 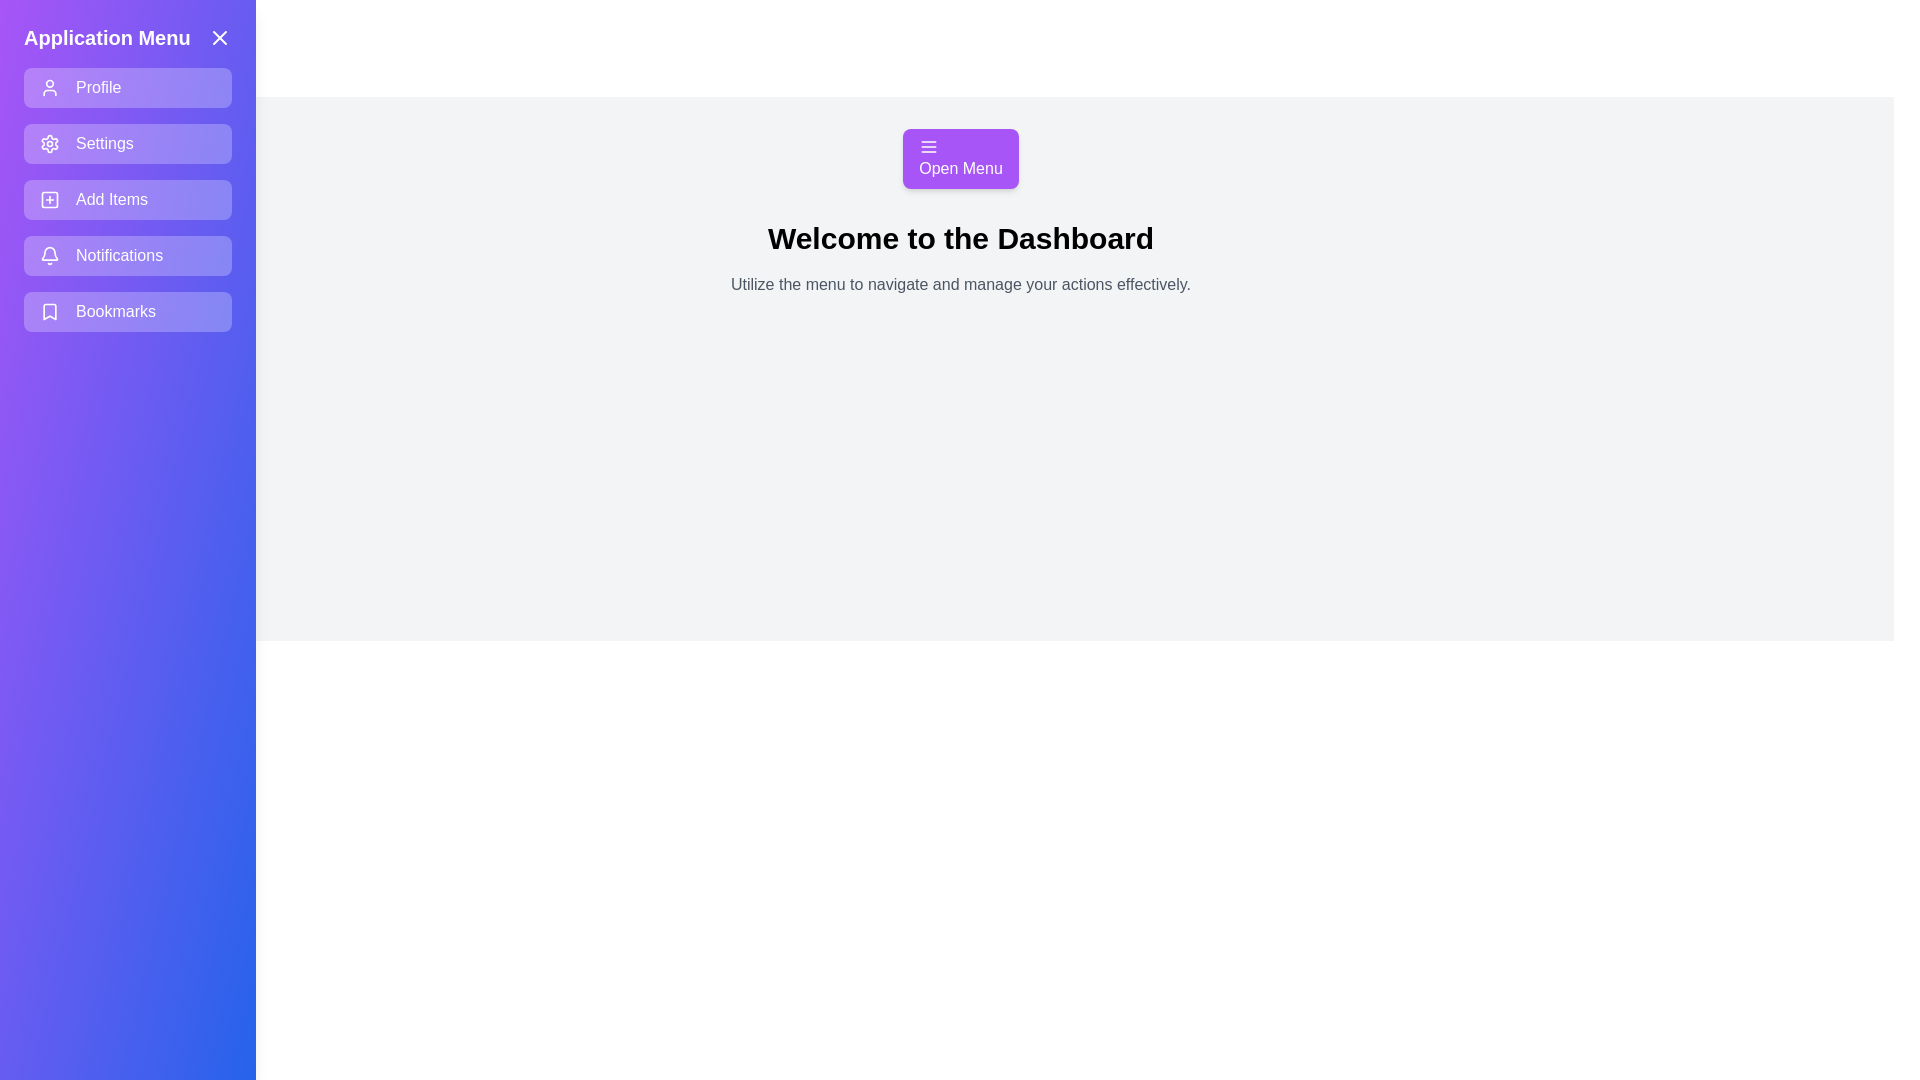 What do you see at coordinates (127, 142) in the screenshot?
I see `the menu item Settings to navigate to its respective section` at bounding box center [127, 142].